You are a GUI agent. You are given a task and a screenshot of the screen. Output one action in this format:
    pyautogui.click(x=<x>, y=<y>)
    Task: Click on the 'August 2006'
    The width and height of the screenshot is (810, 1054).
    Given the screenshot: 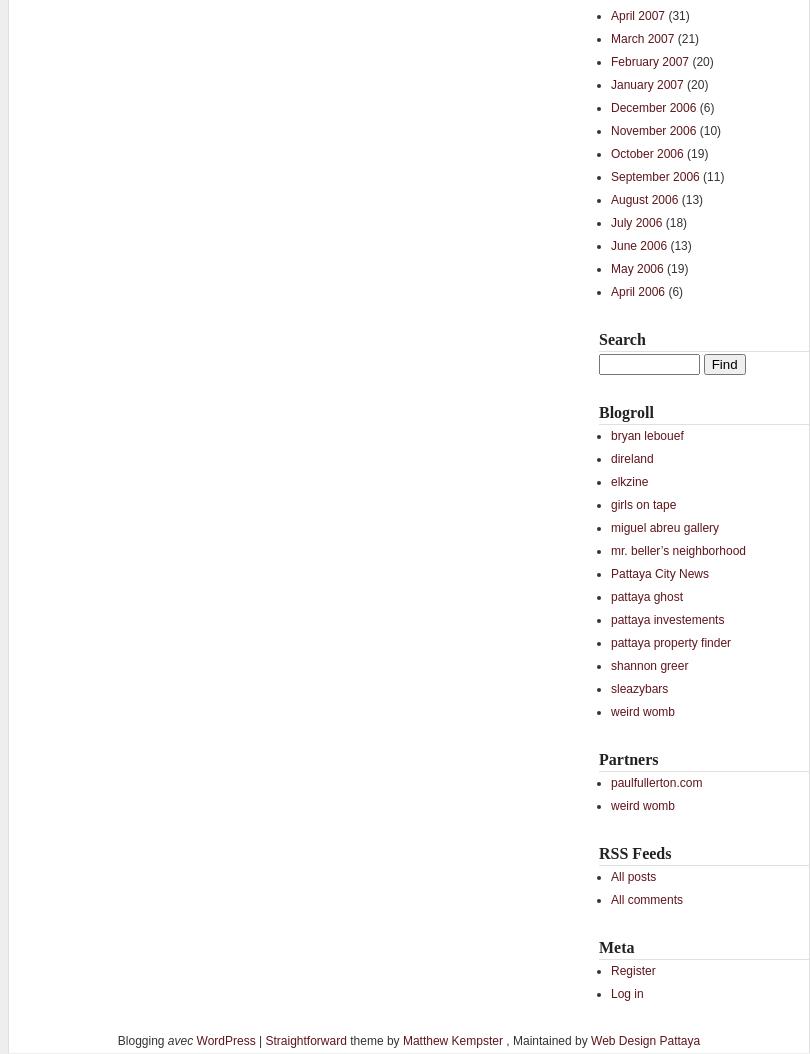 What is the action you would take?
    pyautogui.click(x=609, y=197)
    